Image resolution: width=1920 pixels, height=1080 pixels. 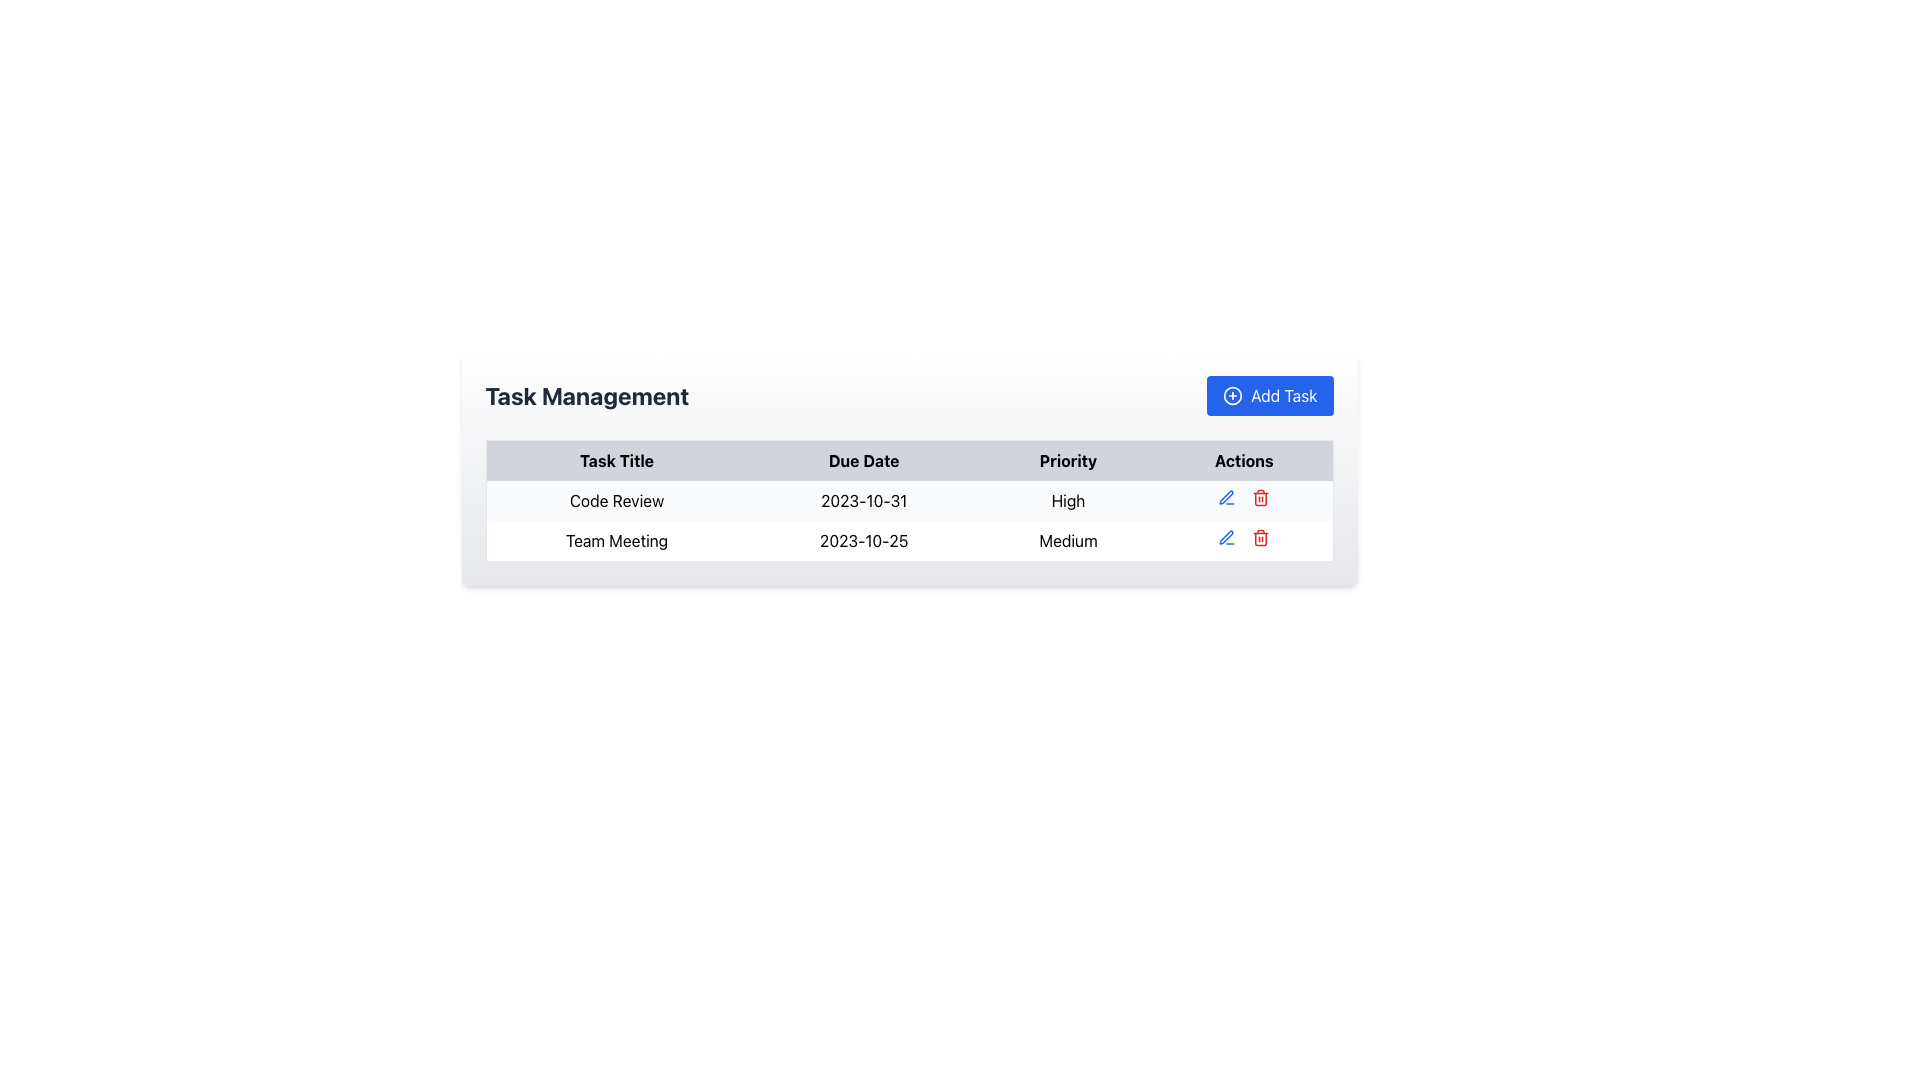 What do you see at coordinates (864, 541) in the screenshot?
I see `the 'Due Date' text label in the second row and second column of the 'Task Management' table` at bounding box center [864, 541].